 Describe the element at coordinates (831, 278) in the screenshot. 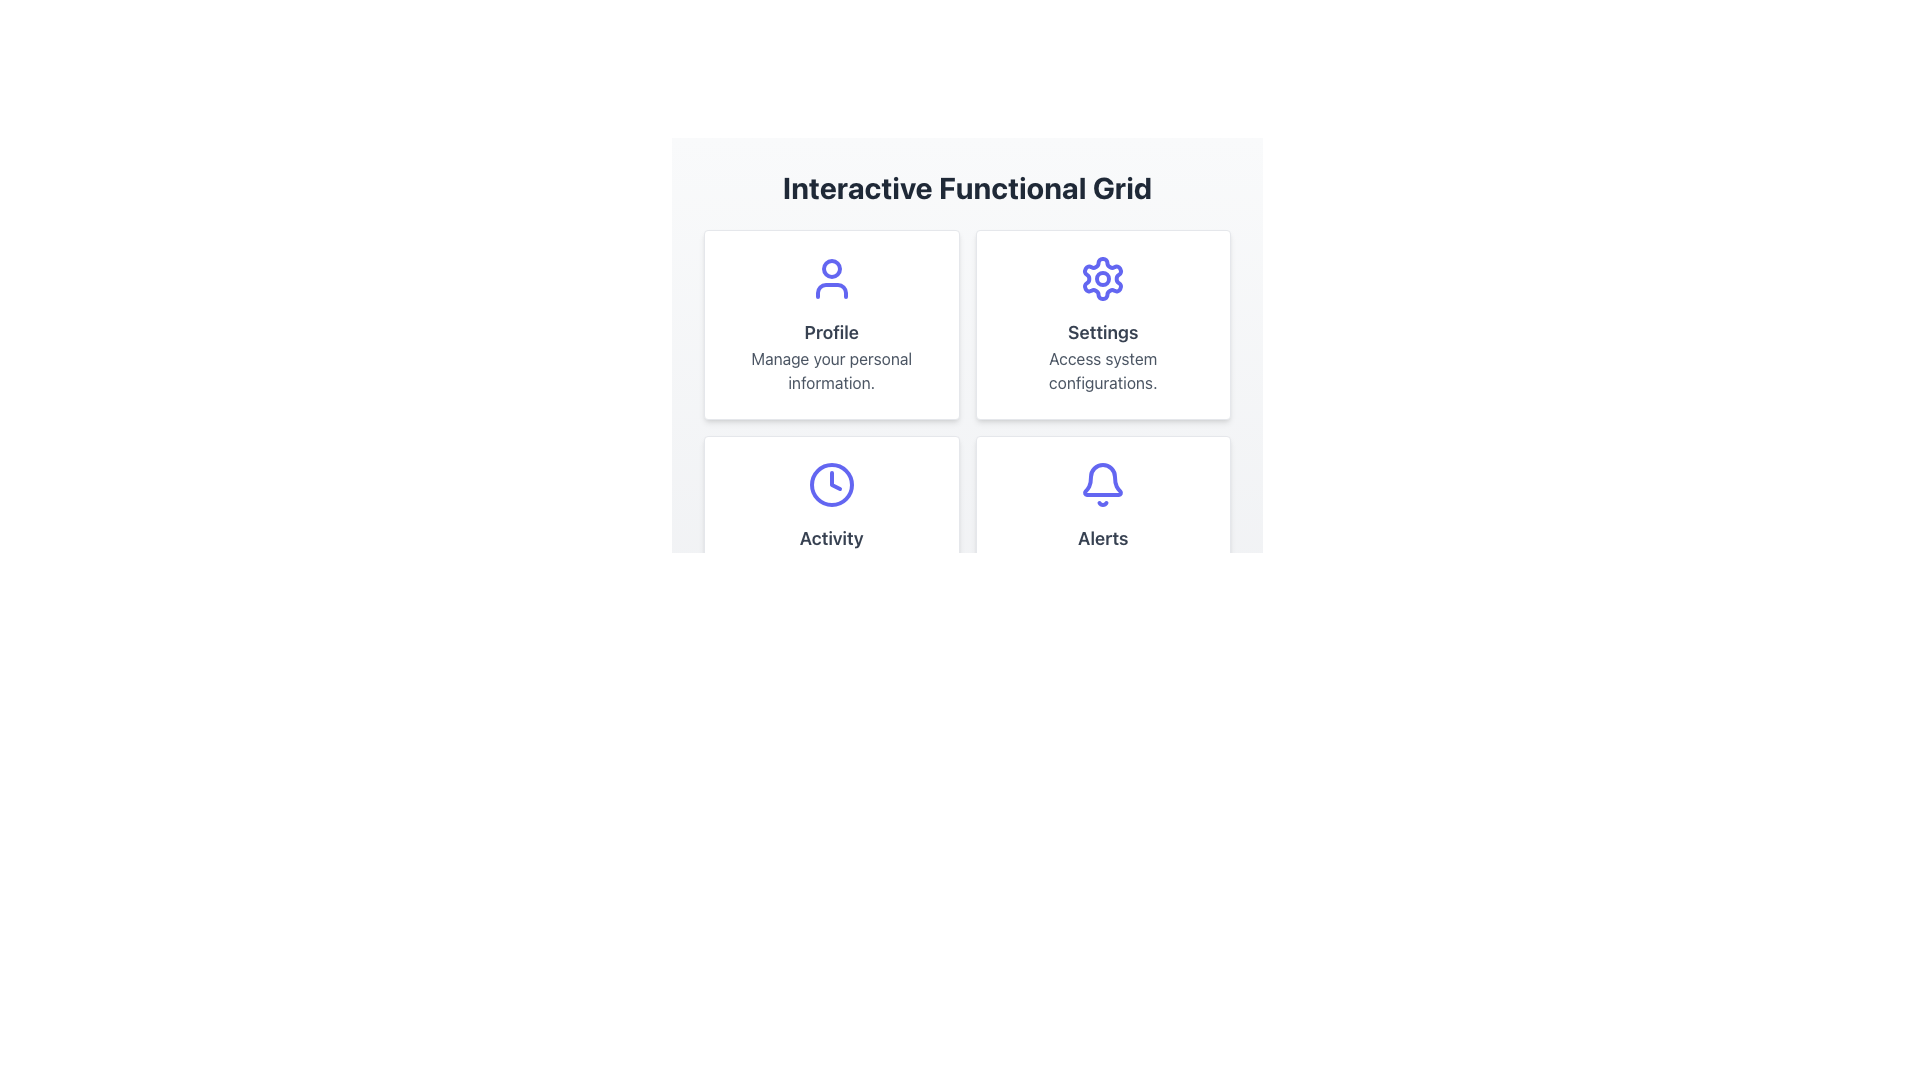

I see `the user silhouette icon styled in purple, located at the top-center of the 'Profile' box, which includes the text 'Manage your personal information.'` at that location.